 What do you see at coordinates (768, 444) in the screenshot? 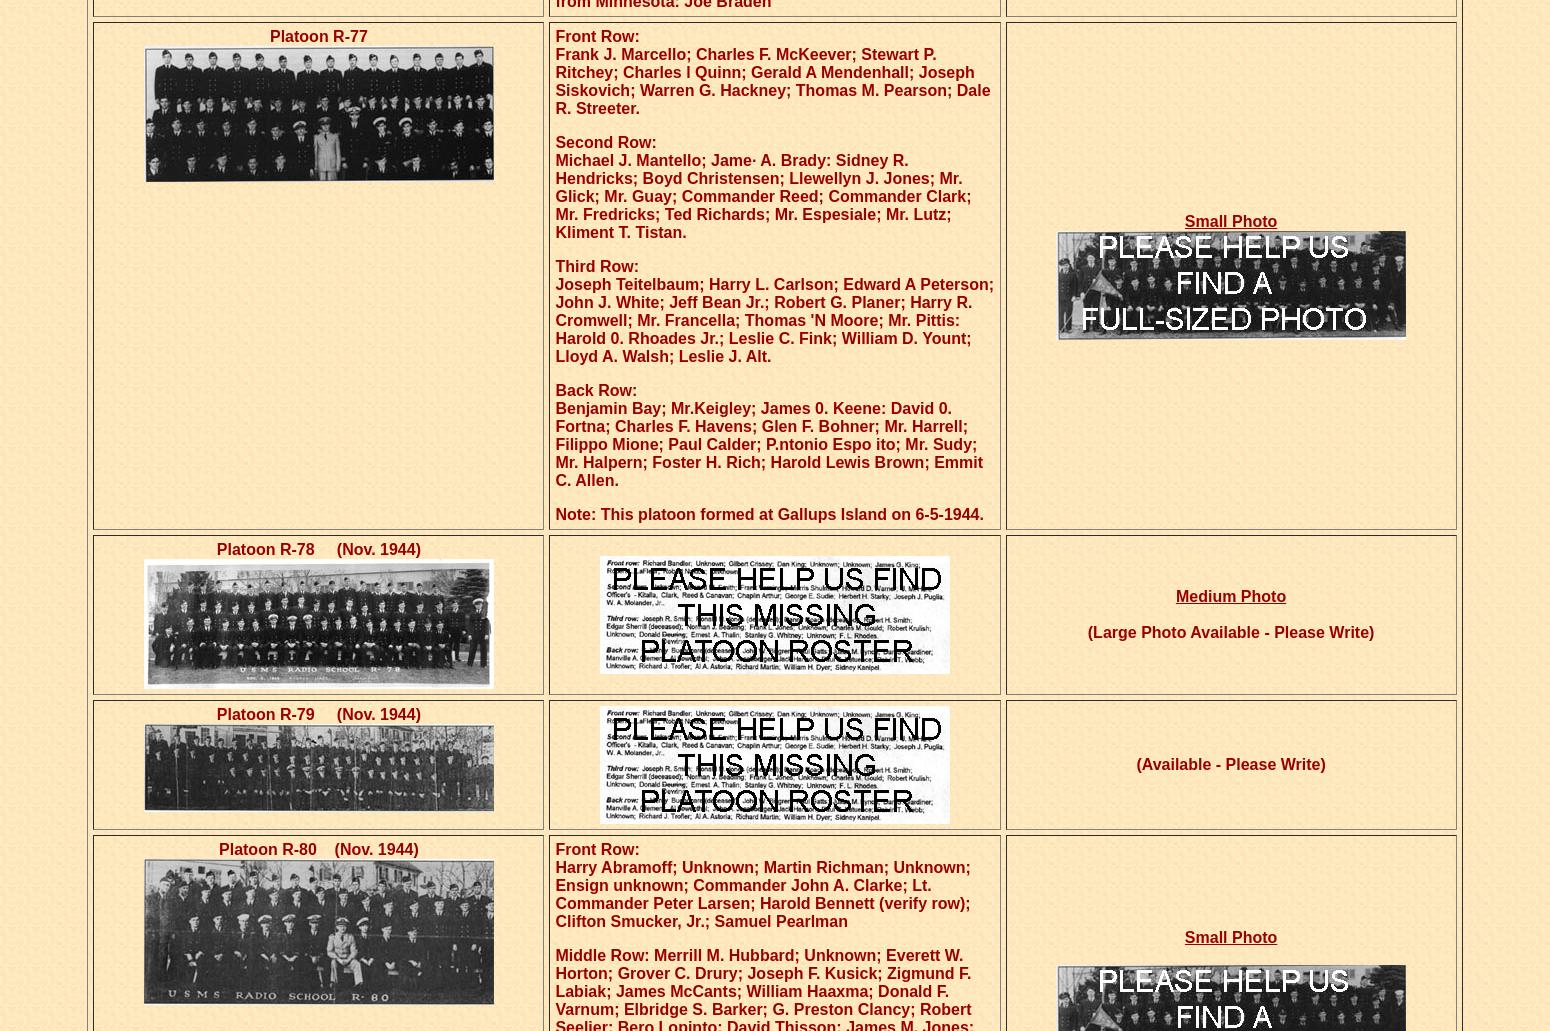
I see `'Benjamin Bay;  Mr.Keigley;  James 0. Keene:  David 0. Fortna;  Charles F. Havens;  Glen F. Bohner;  Mr. Harrell; Filippo Mione;  Paul Calder;  P.ntonio Espo ito;  Mr. Sudy;  Mr. Halpern;  Foster H. Rich;	Harold Lewis Brown; Emmit C.  Allen.'` at bounding box center [768, 444].